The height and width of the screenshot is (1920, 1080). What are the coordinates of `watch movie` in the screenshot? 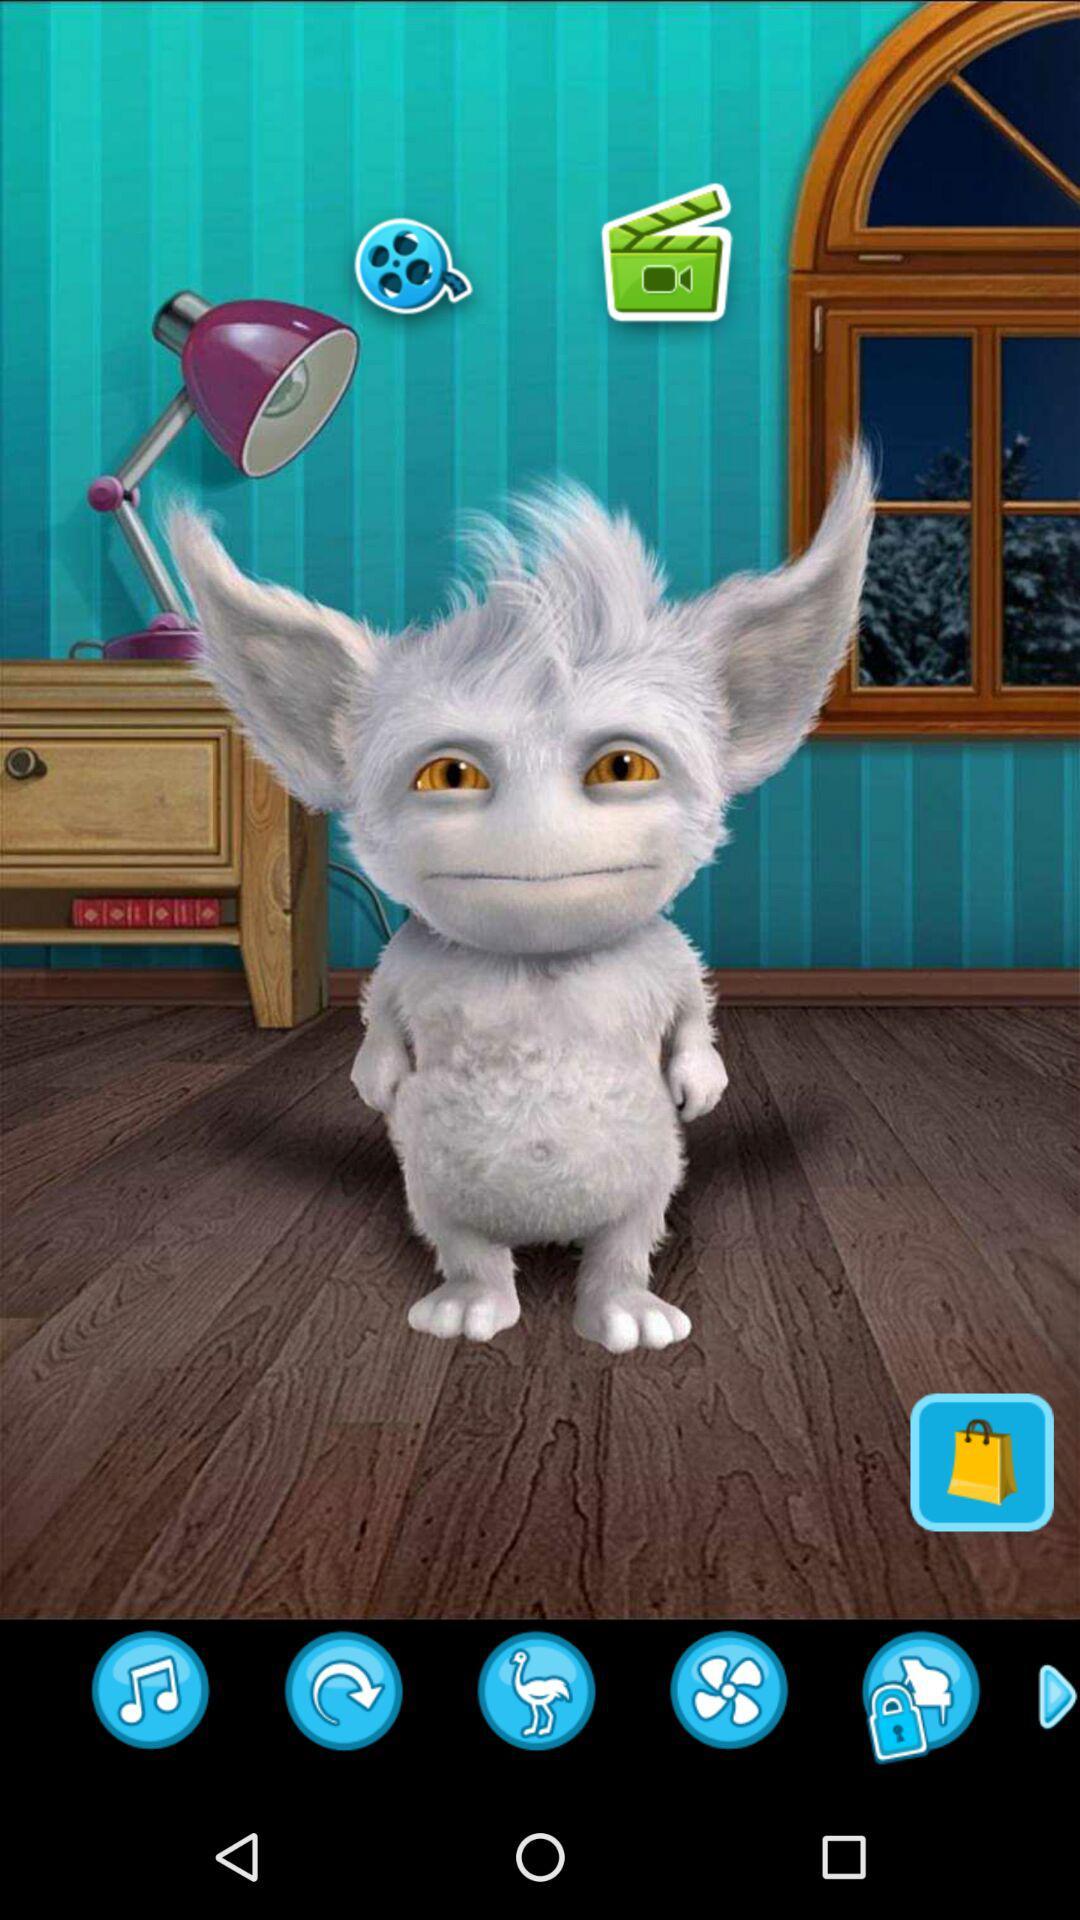 It's located at (412, 264).